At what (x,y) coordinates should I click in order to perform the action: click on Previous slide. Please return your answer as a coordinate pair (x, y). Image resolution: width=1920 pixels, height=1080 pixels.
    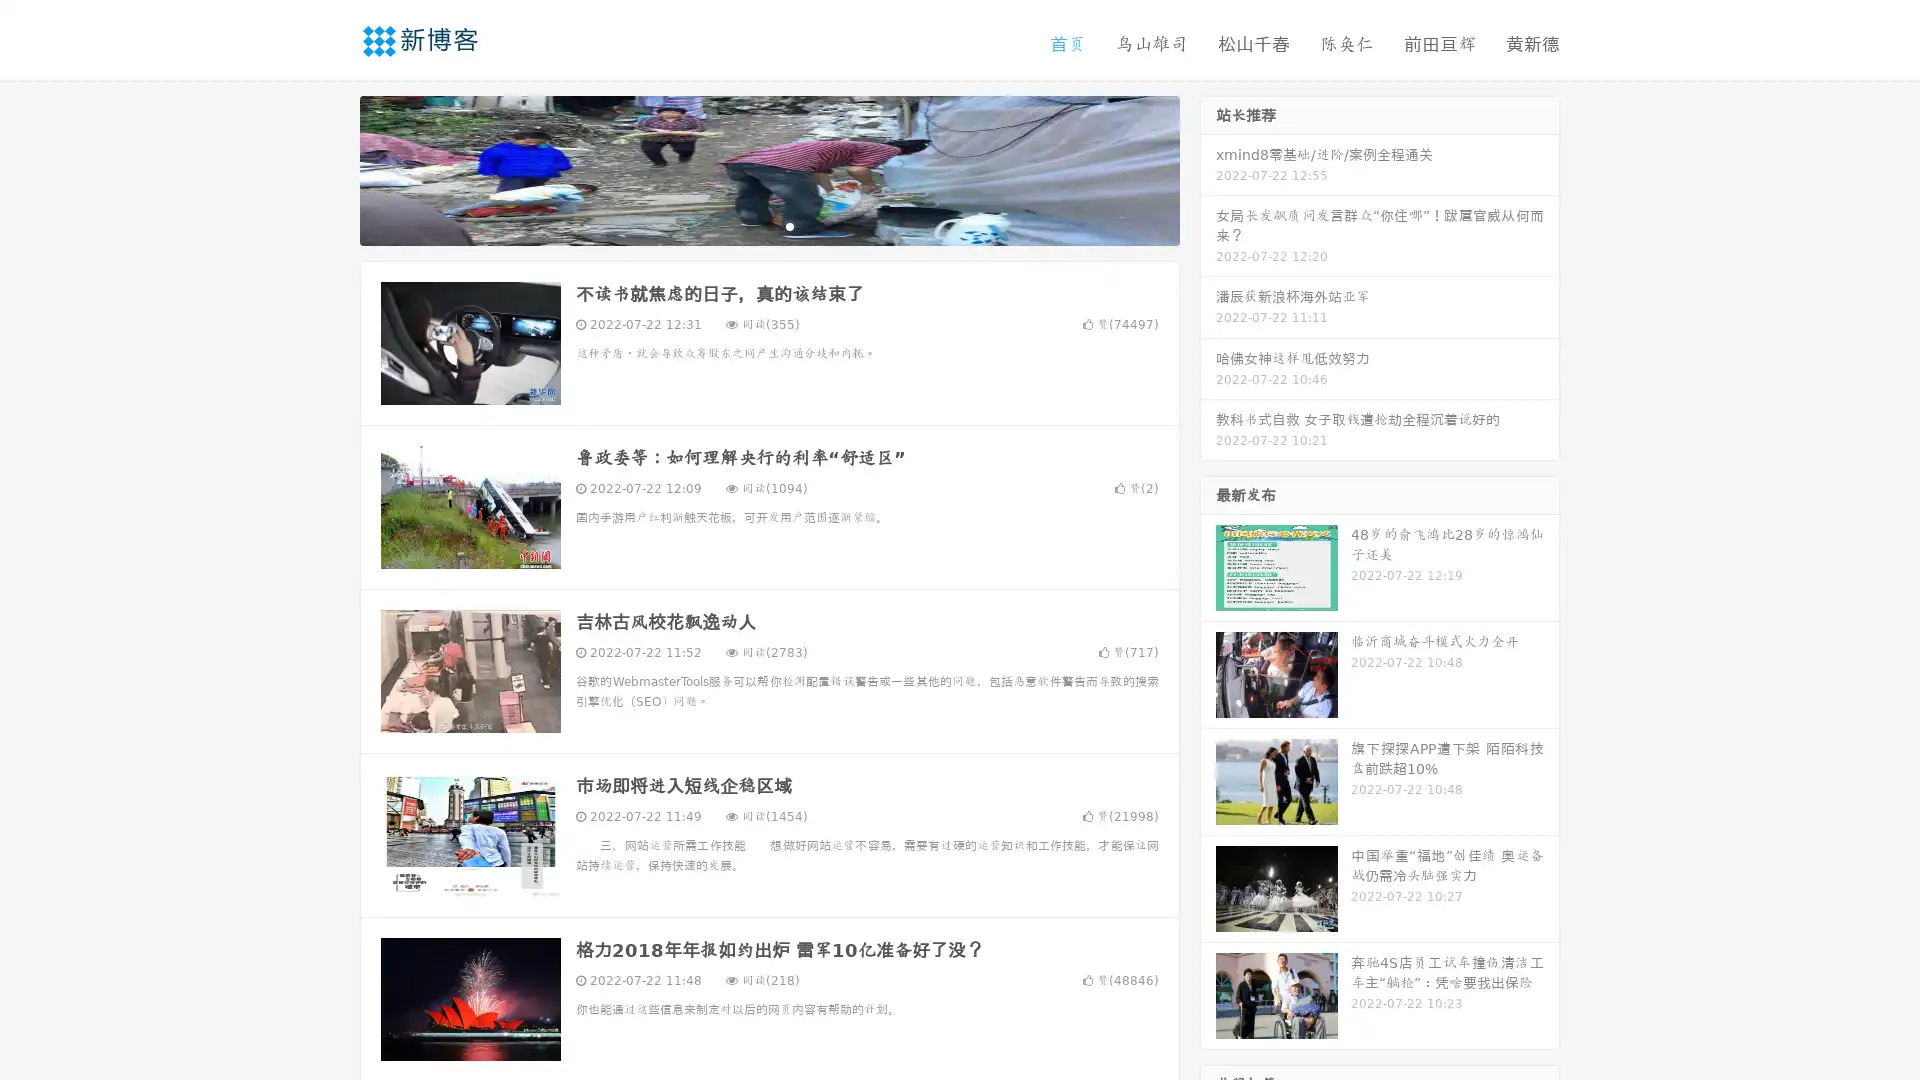
    Looking at the image, I should click on (330, 168).